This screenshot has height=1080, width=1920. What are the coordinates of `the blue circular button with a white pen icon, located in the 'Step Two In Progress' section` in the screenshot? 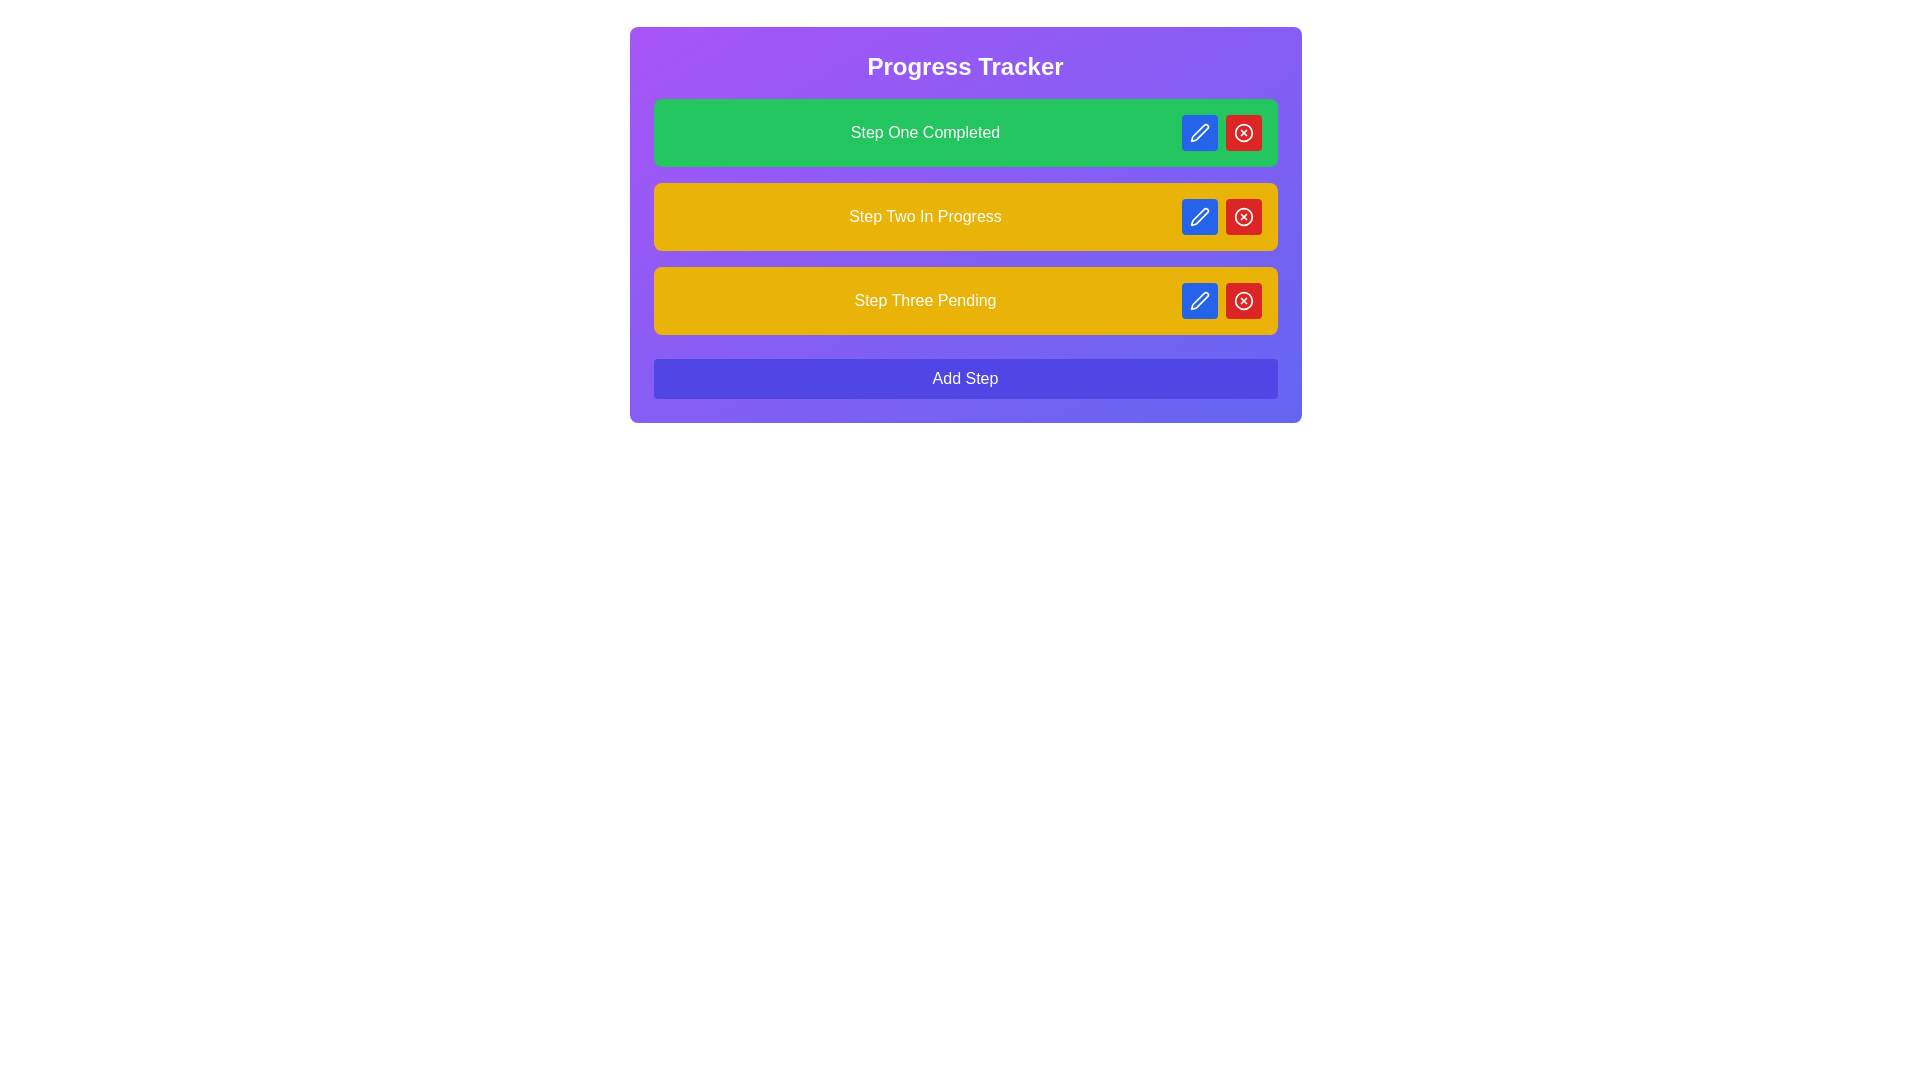 It's located at (1199, 216).